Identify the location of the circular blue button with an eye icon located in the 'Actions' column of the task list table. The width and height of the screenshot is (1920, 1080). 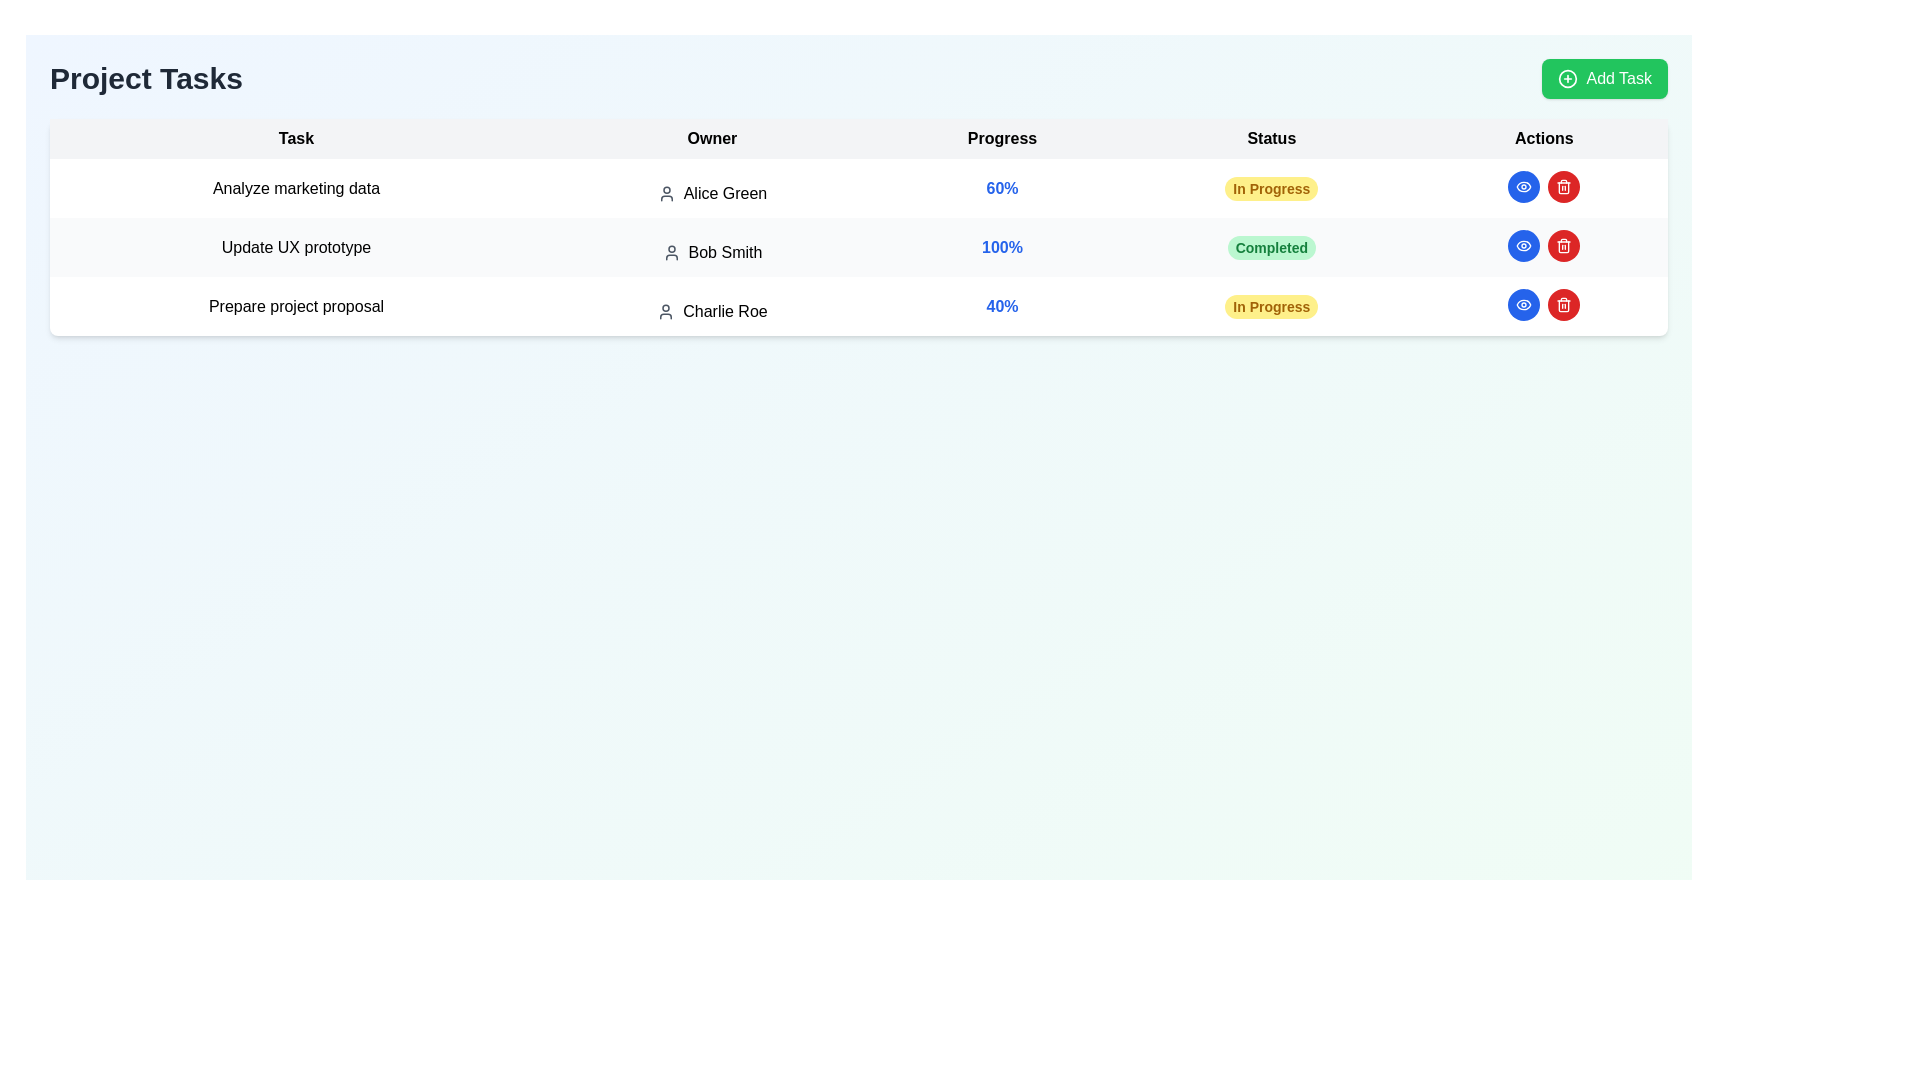
(1523, 245).